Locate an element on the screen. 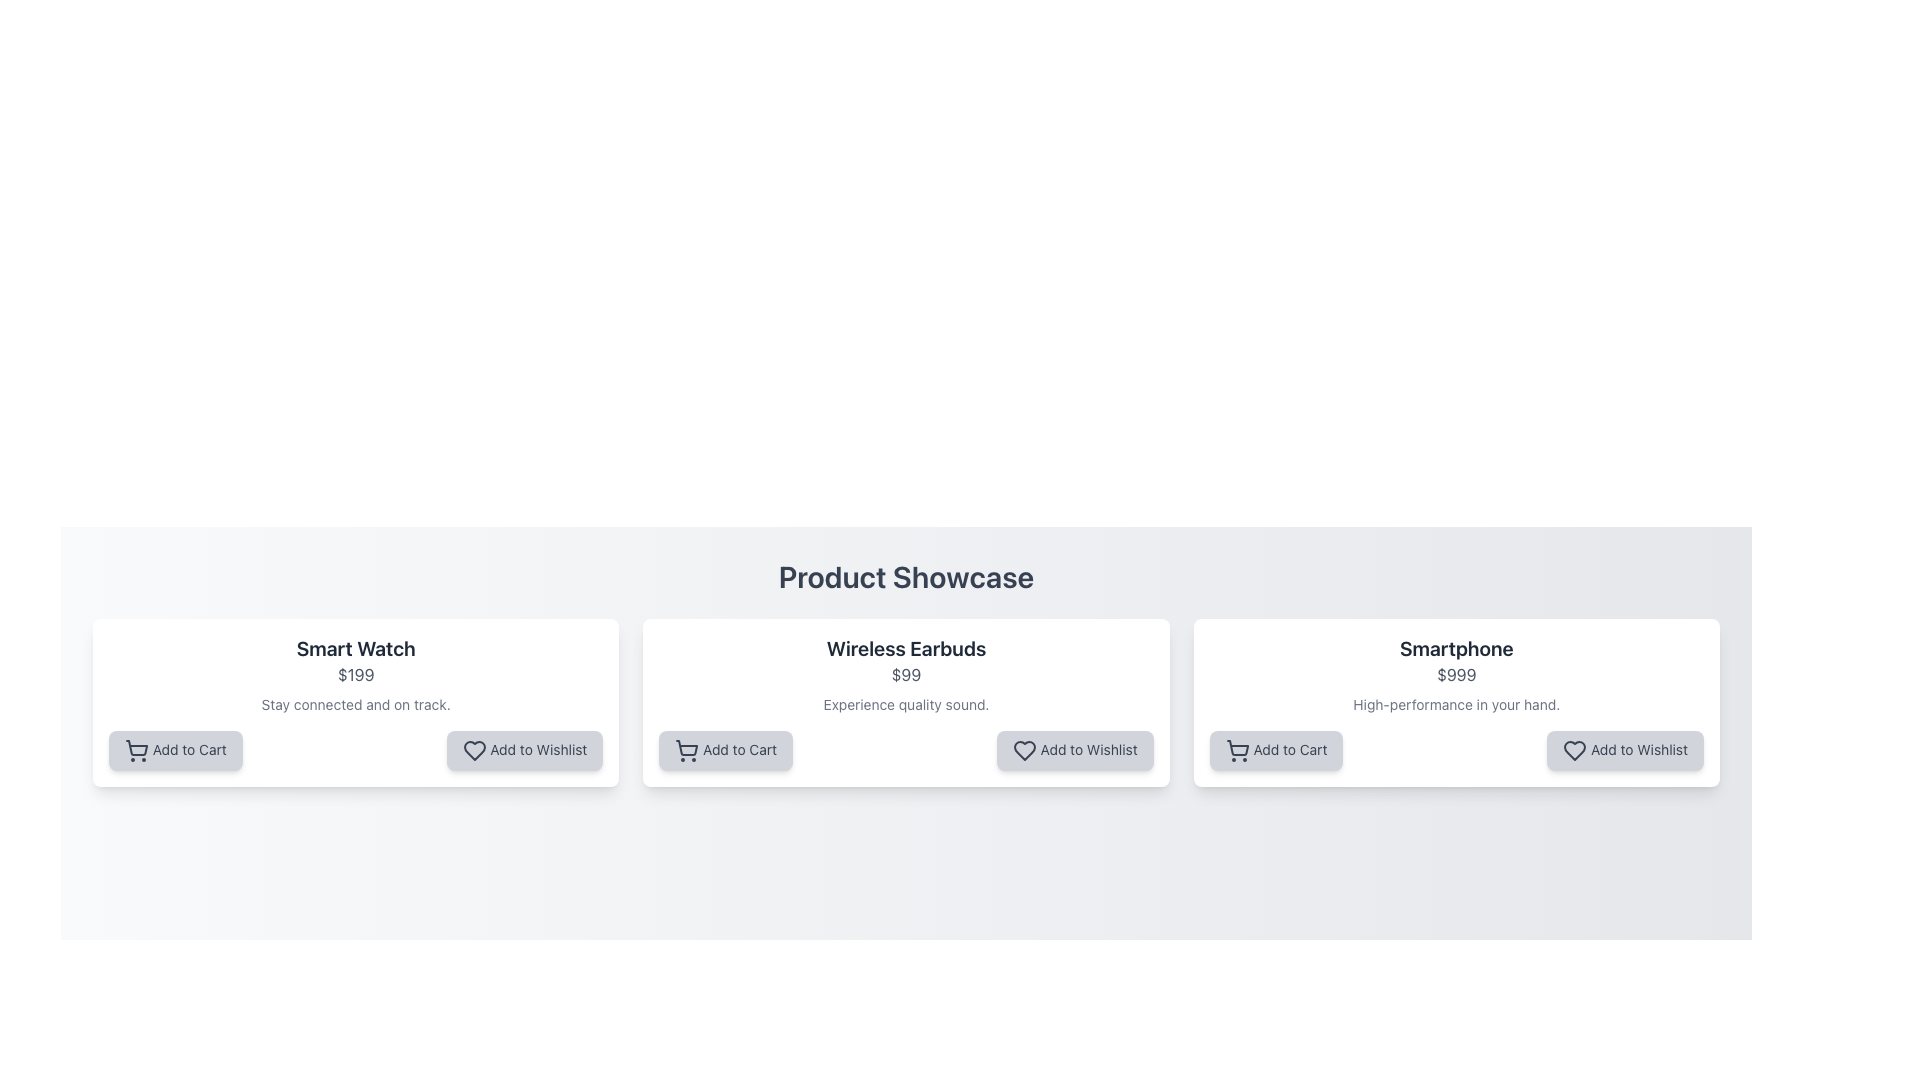  the 'Add to Cart' icon for the 'Wireless Earbuds' product located in the middle of the product showcase is located at coordinates (687, 751).